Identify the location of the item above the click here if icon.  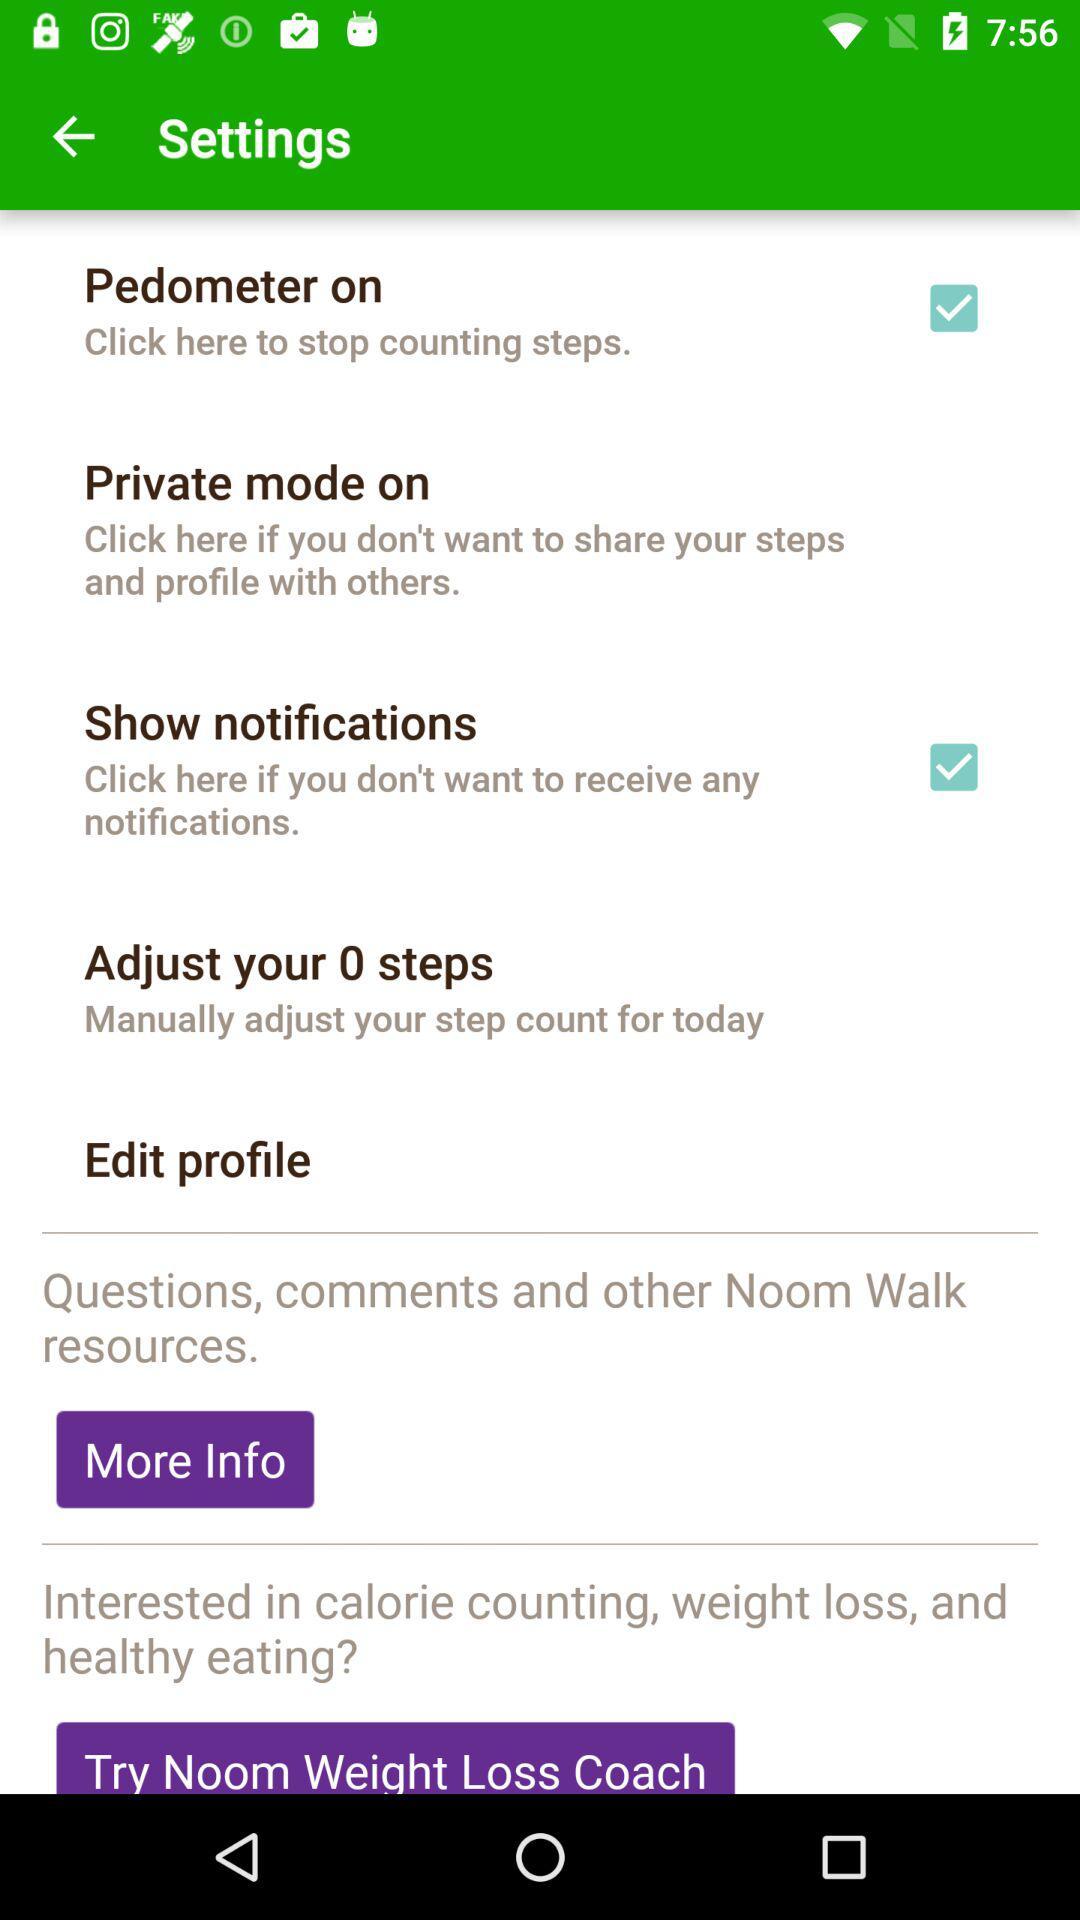
(256, 481).